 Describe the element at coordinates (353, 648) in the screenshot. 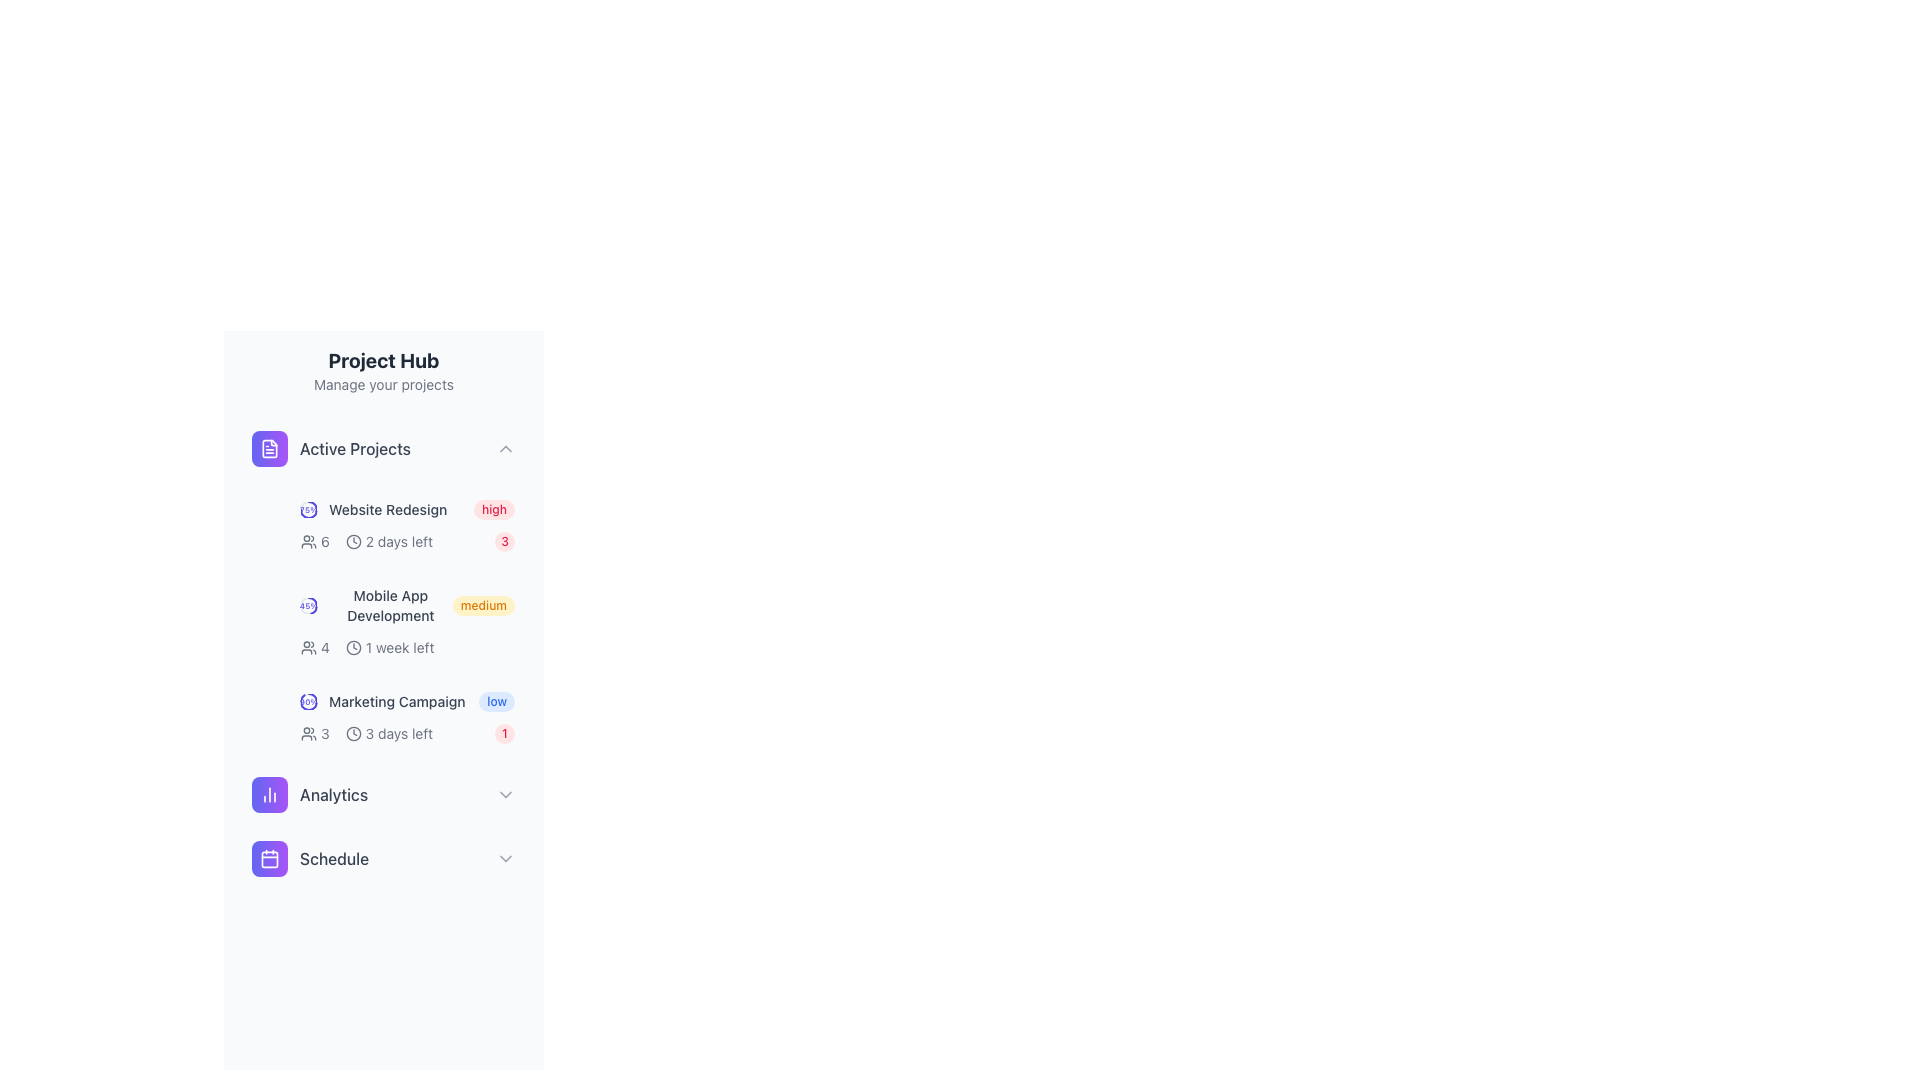

I see `the small, circular clock icon with a thin outline, part of the 'Mobile App Development' project entry, located to the left of the text '1 week left'` at that location.